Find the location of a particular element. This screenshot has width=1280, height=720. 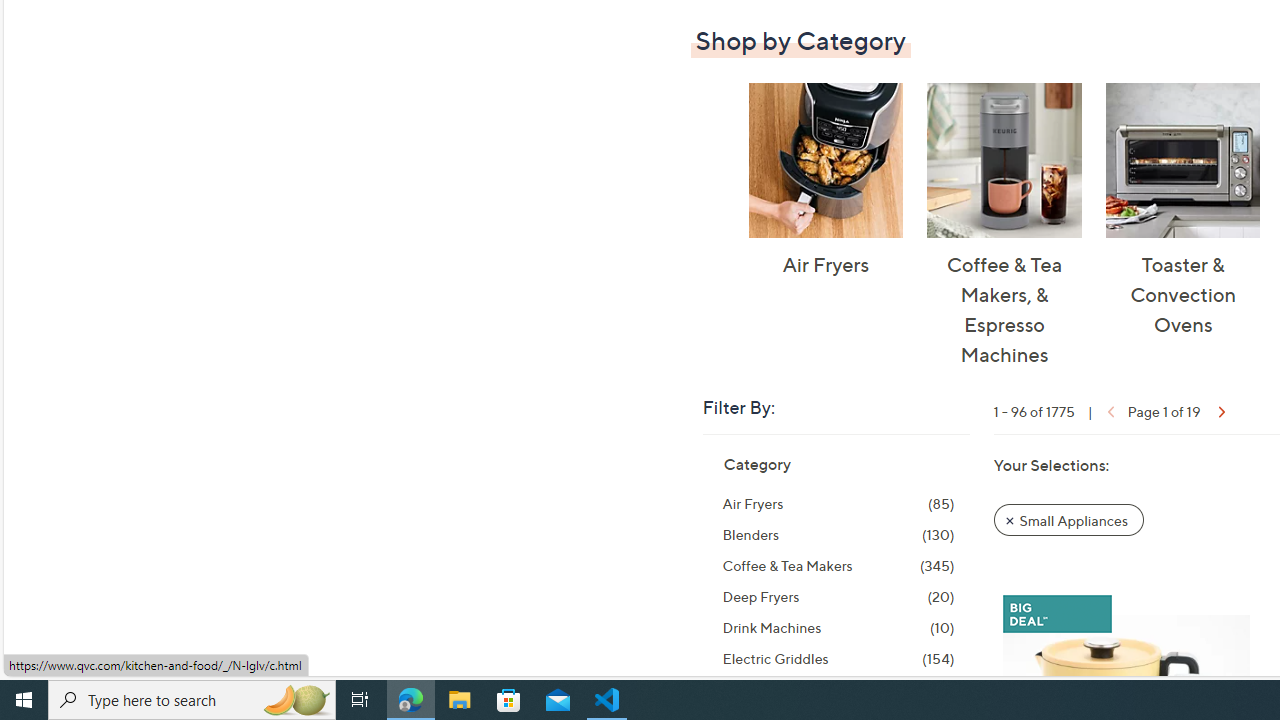

'Next Page' is located at coordinates (1218, 409).